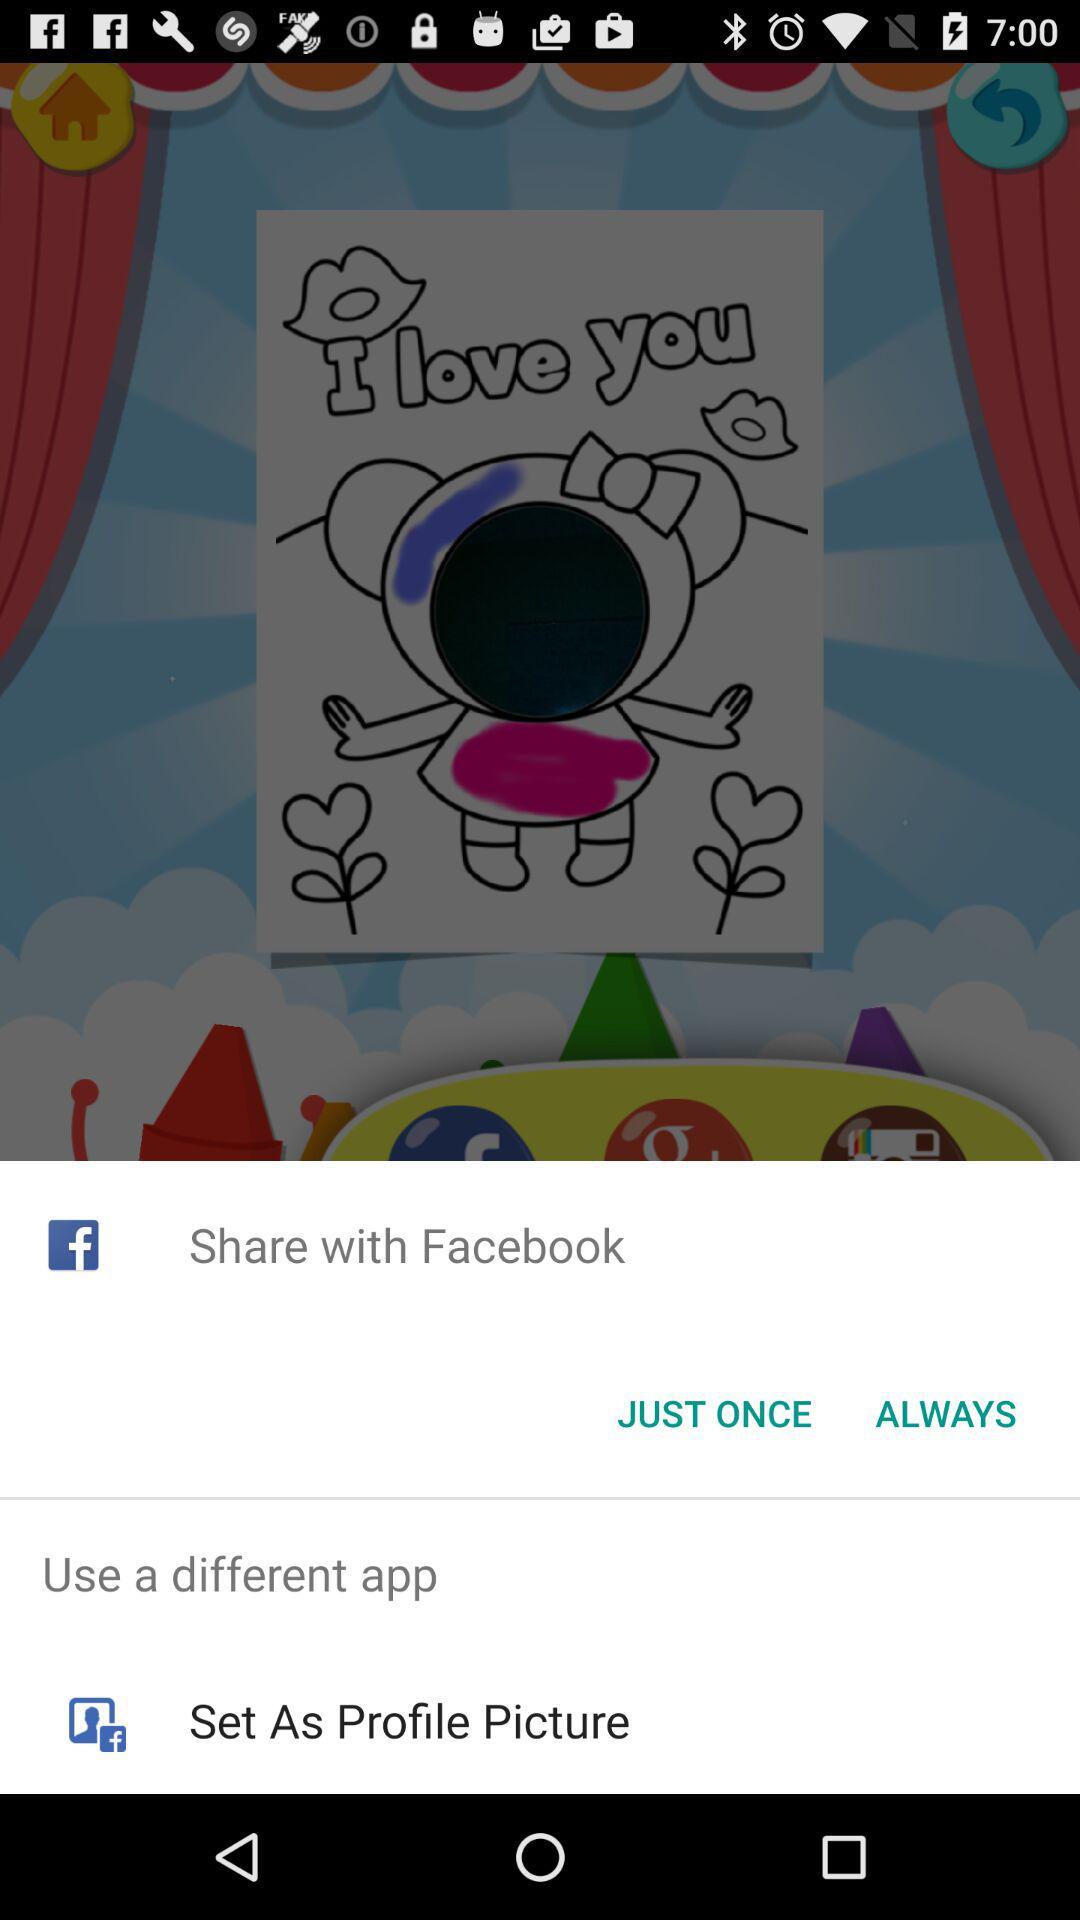  Describe the element at coordinates (713, 1411) in the screenshot. I see `the just once button` at that location.